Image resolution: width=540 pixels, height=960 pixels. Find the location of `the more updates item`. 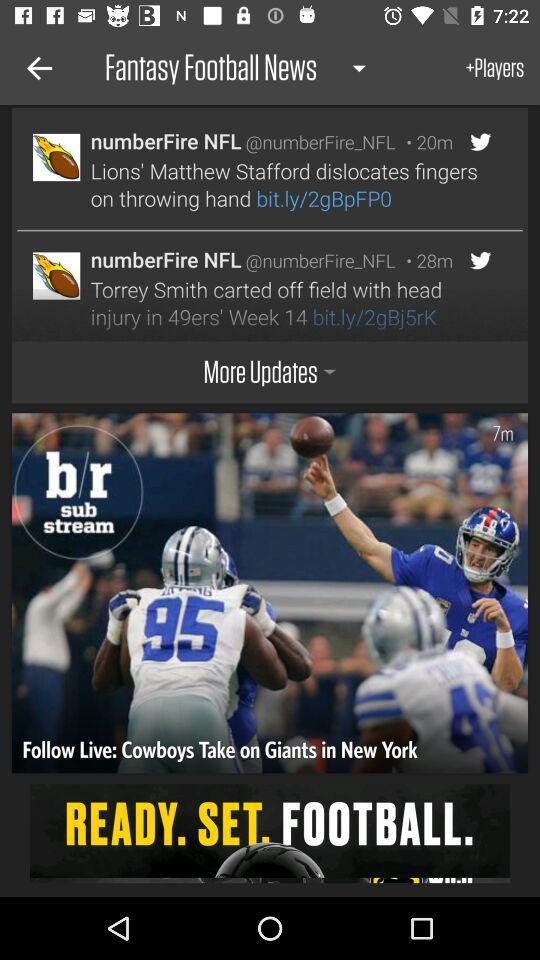

the more updates item is located at coordinates (270, 371).